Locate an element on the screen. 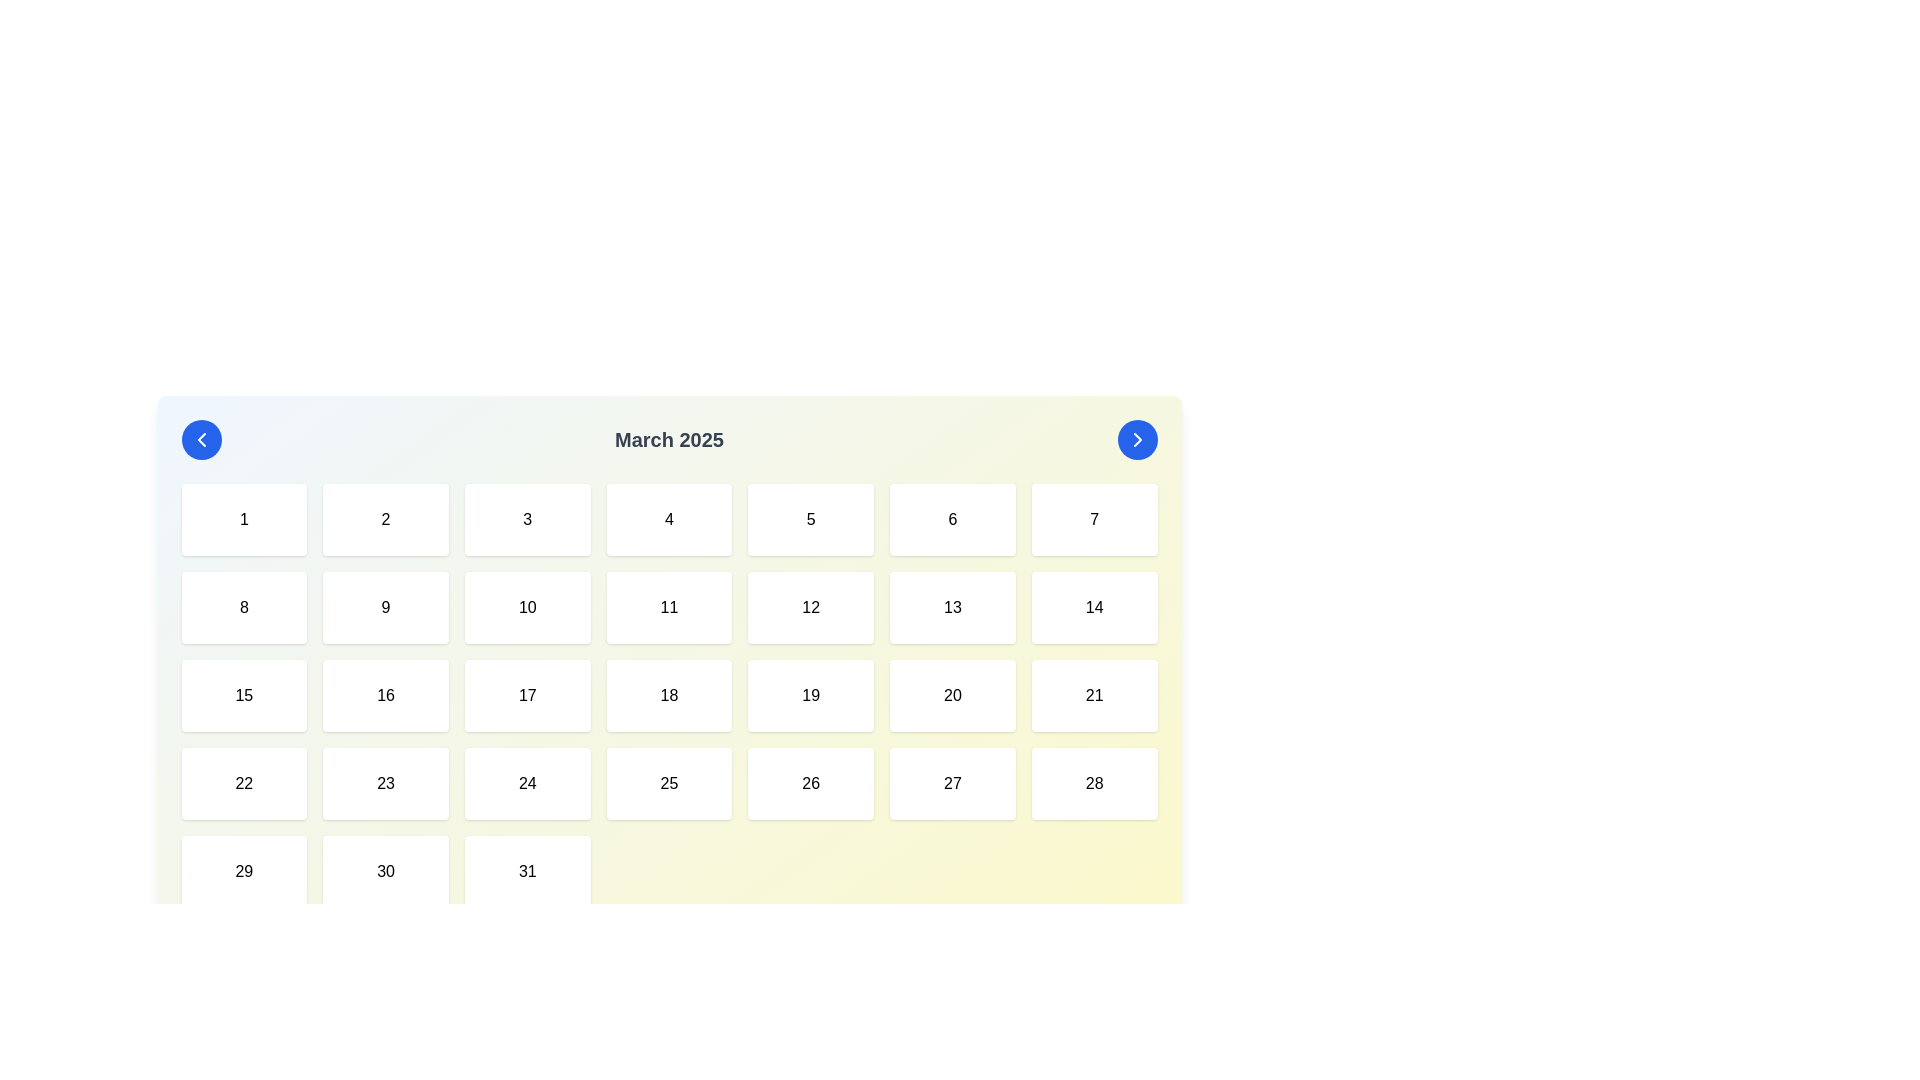 This screenshot has height=1080, width=1920. the rectangular button displaying the number '30' with a white background and rounded corners, located in the last row and second column of the calendar grid is located at coordinates (386, 870).